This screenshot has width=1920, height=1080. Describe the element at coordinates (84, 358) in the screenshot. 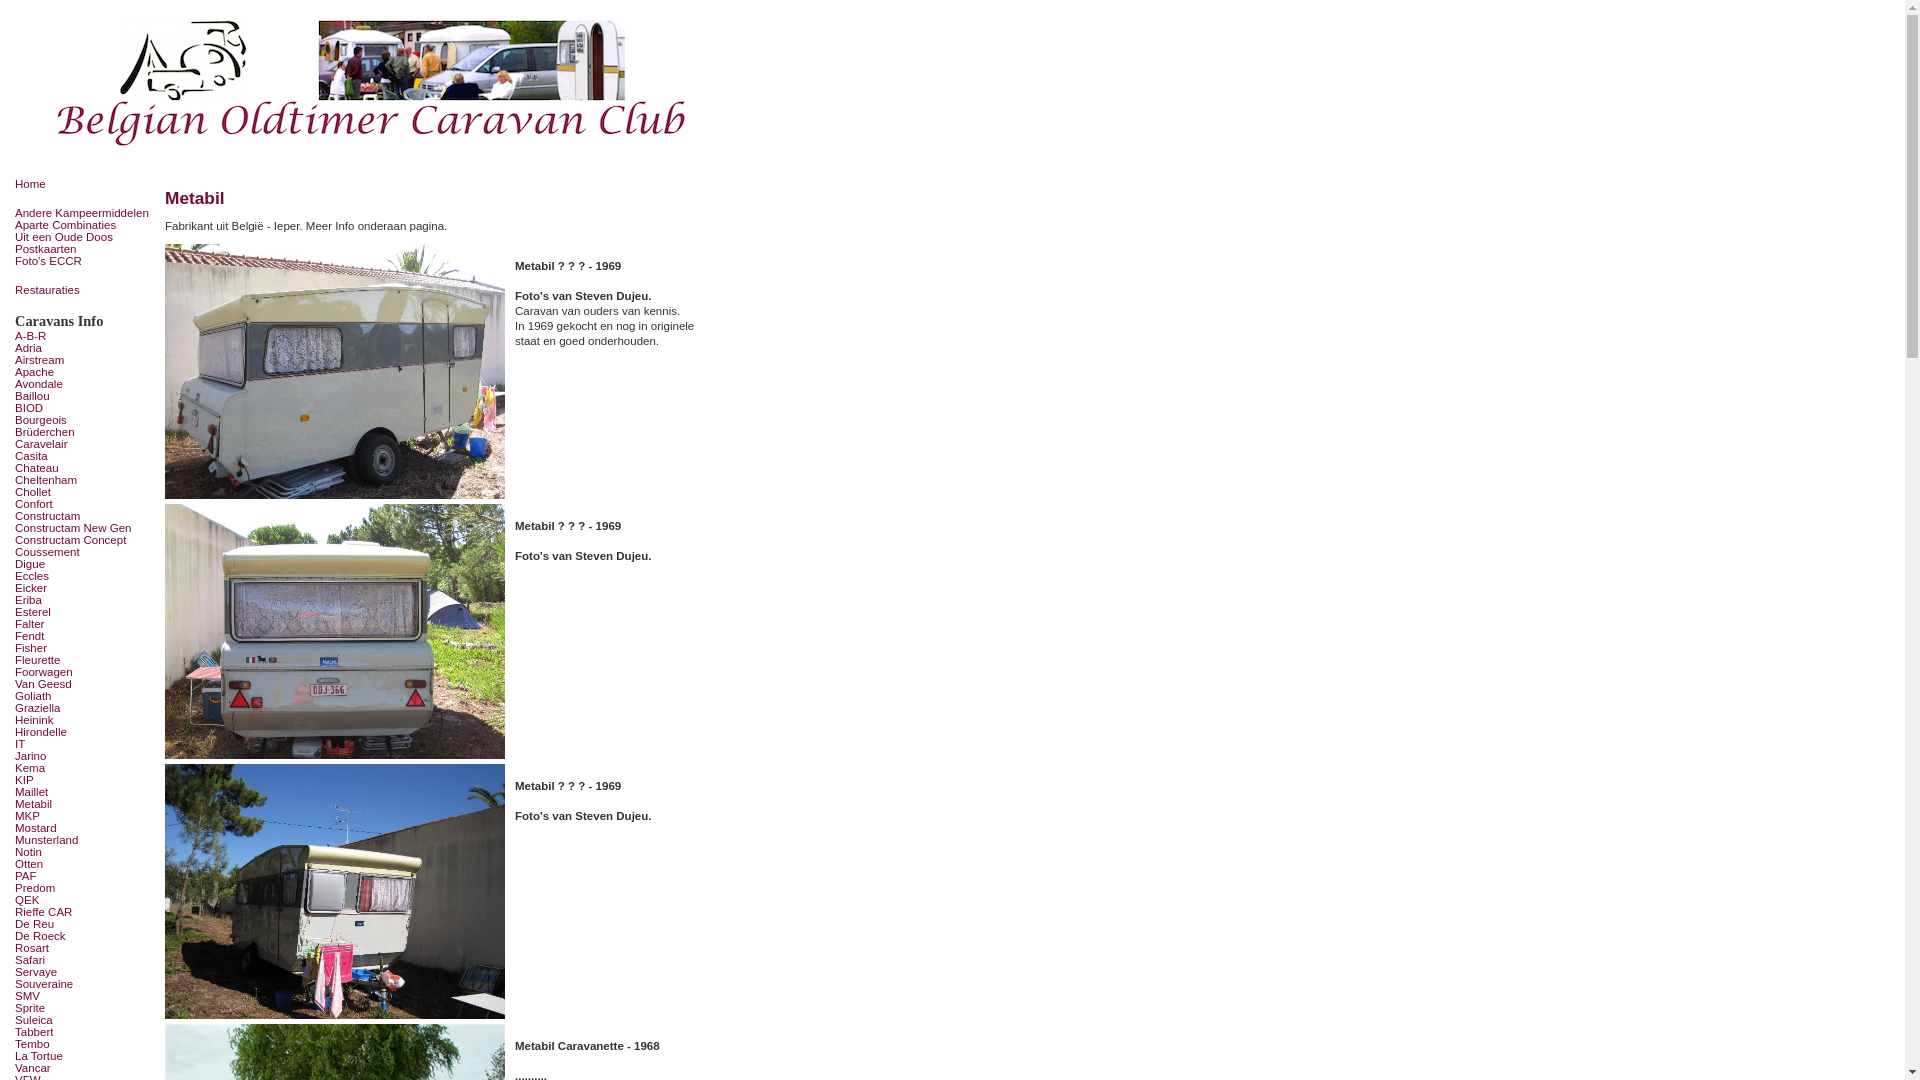

I see `'Airstream'` at that location.